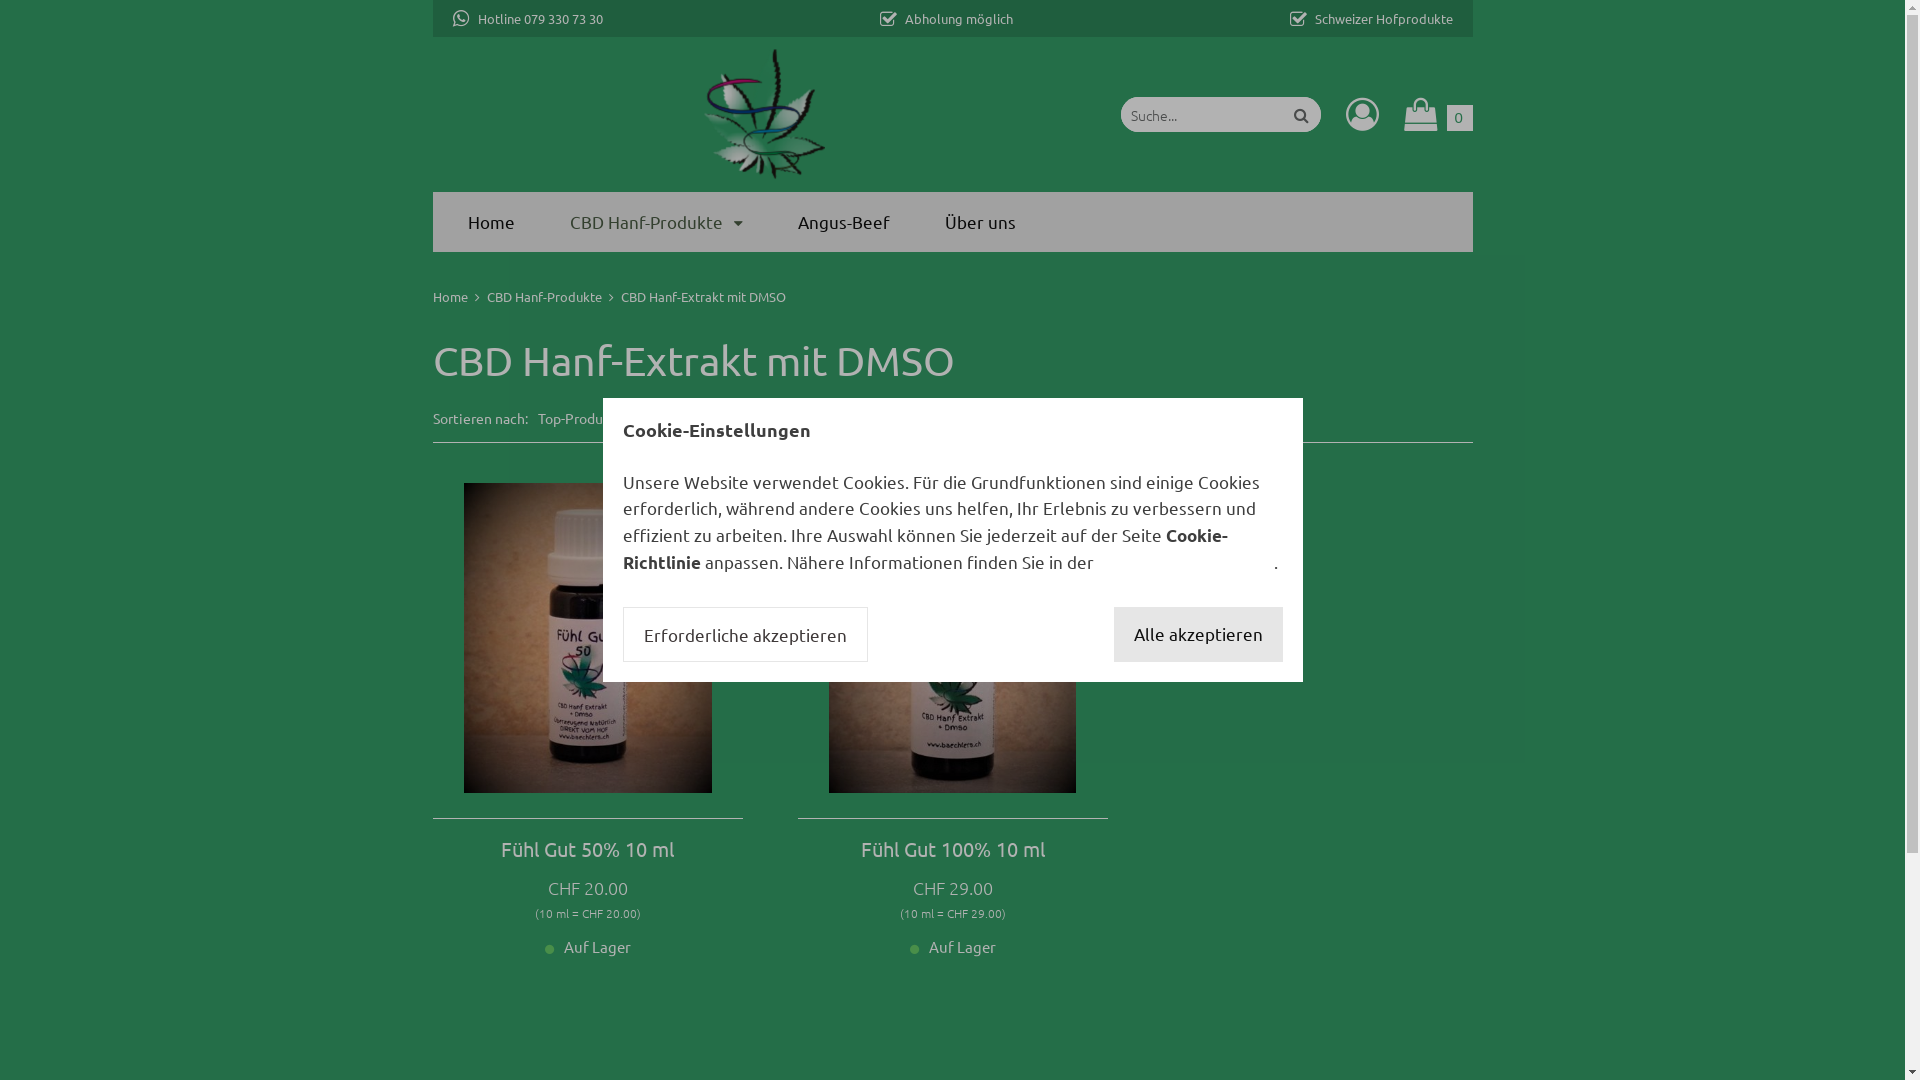  I want to click on 'CBD Hanf-Produkte', so click(543, 296).